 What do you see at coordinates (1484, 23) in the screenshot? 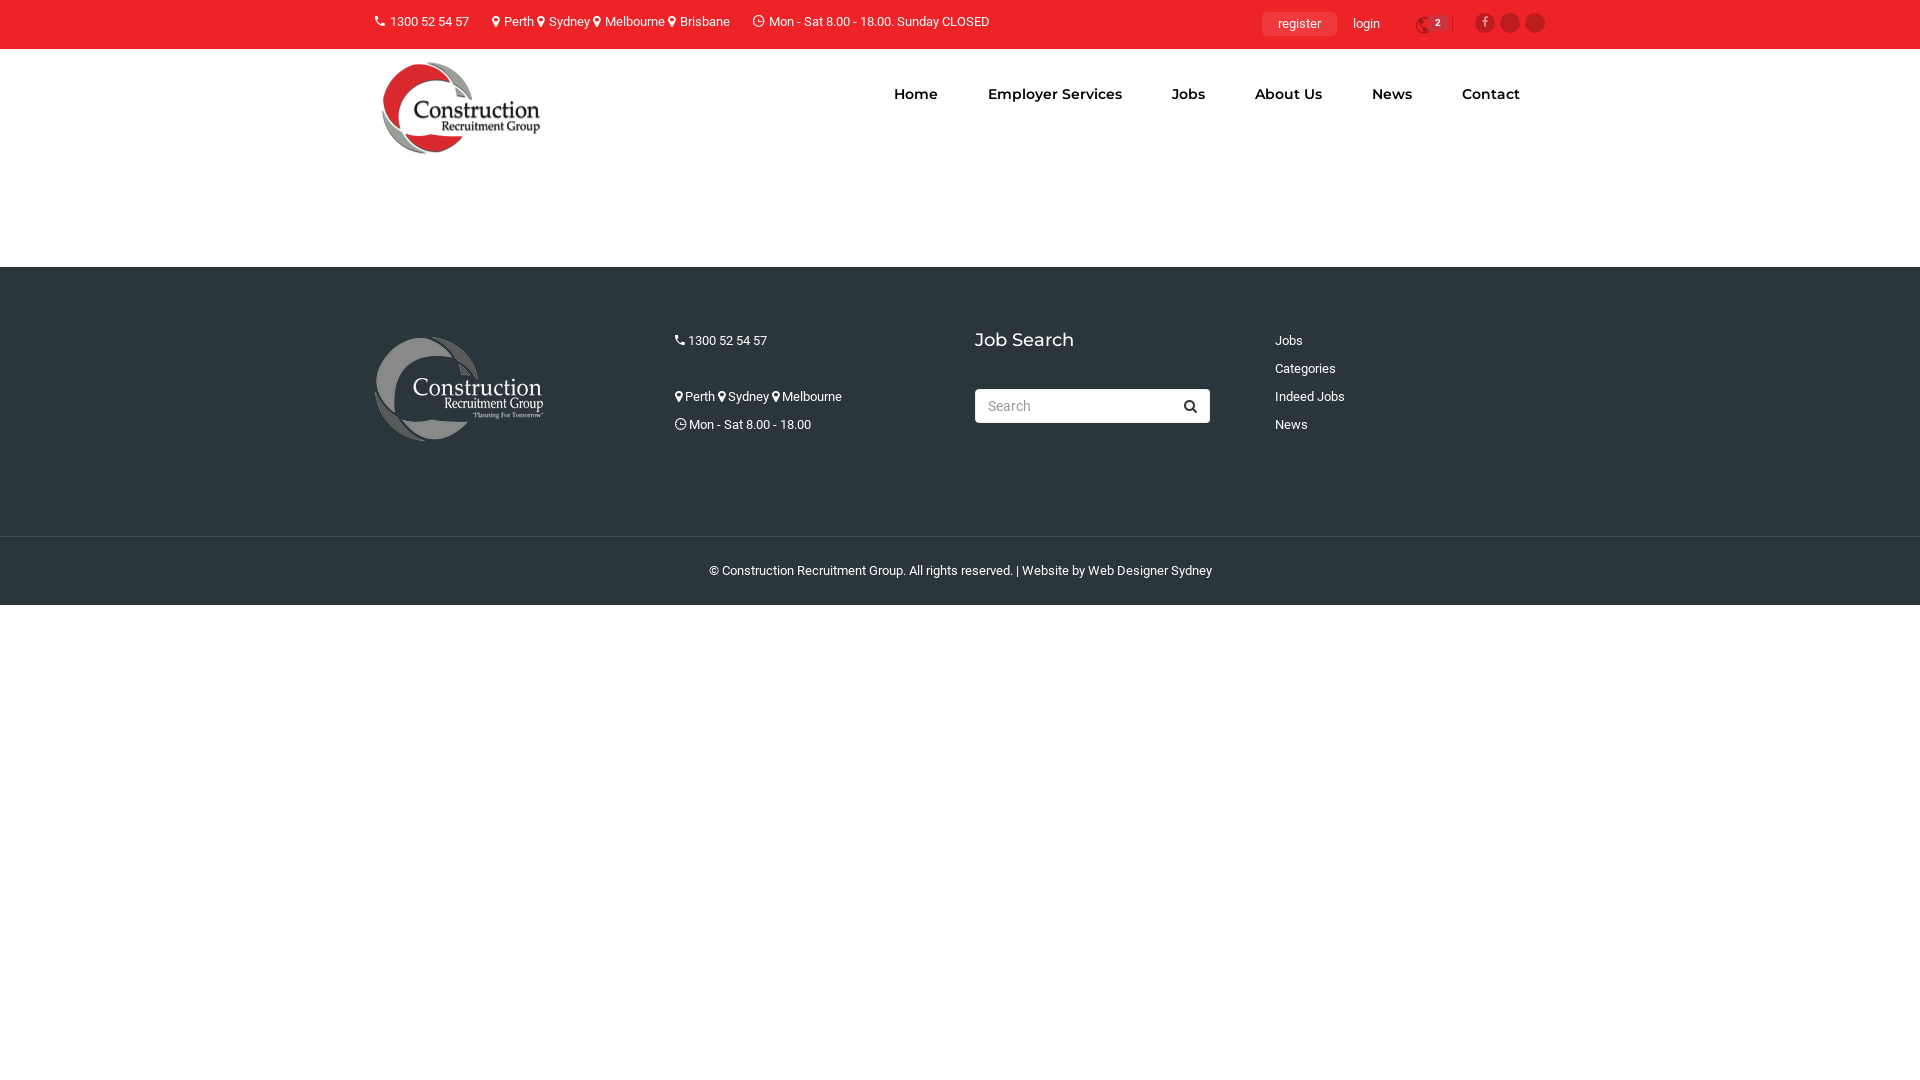
I see `'Facebook'` at bounding box center [1484, 23].